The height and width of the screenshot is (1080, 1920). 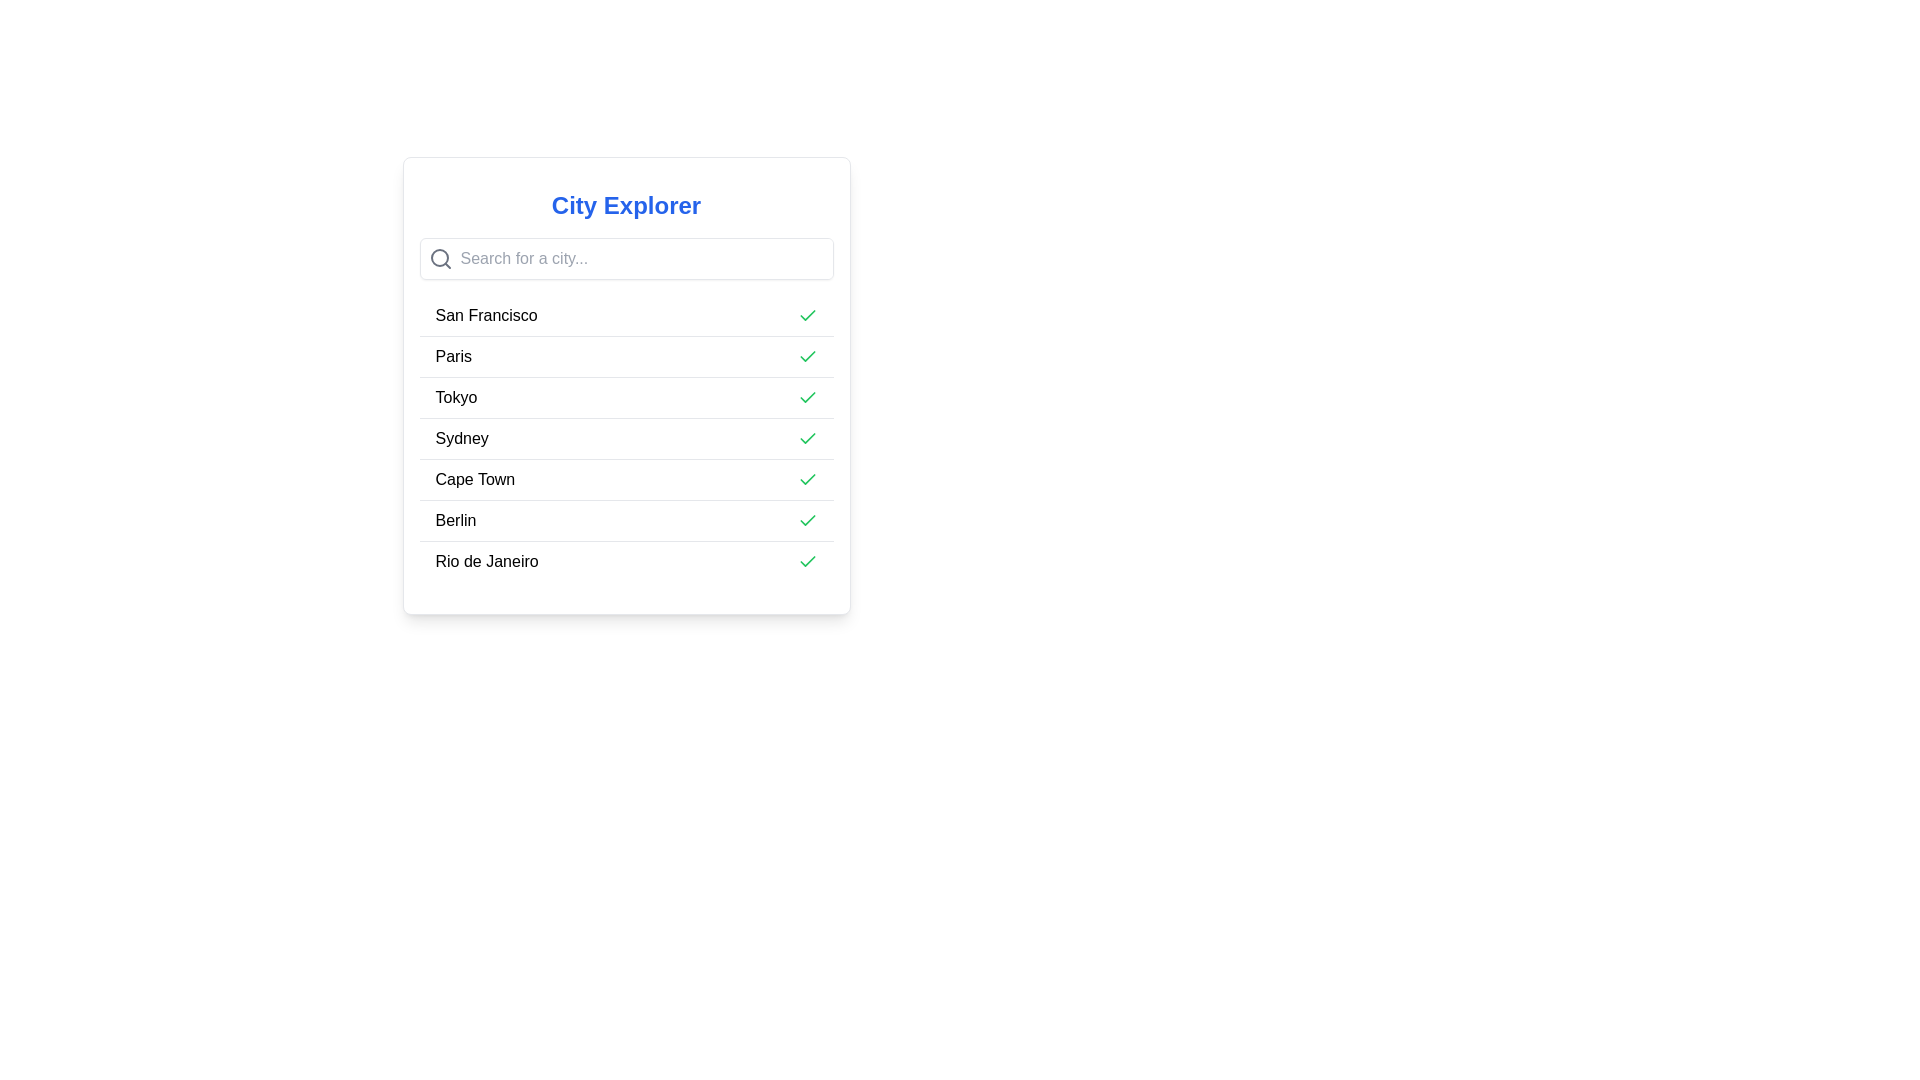 What do you see at coordinates (807, 479) in the screenshot?
I see `checkmark icon with a thin green stroke located to the right of the text label 'Berlin', which is the sixth icon in a vertical list layout` at bounding box center [807, 479].